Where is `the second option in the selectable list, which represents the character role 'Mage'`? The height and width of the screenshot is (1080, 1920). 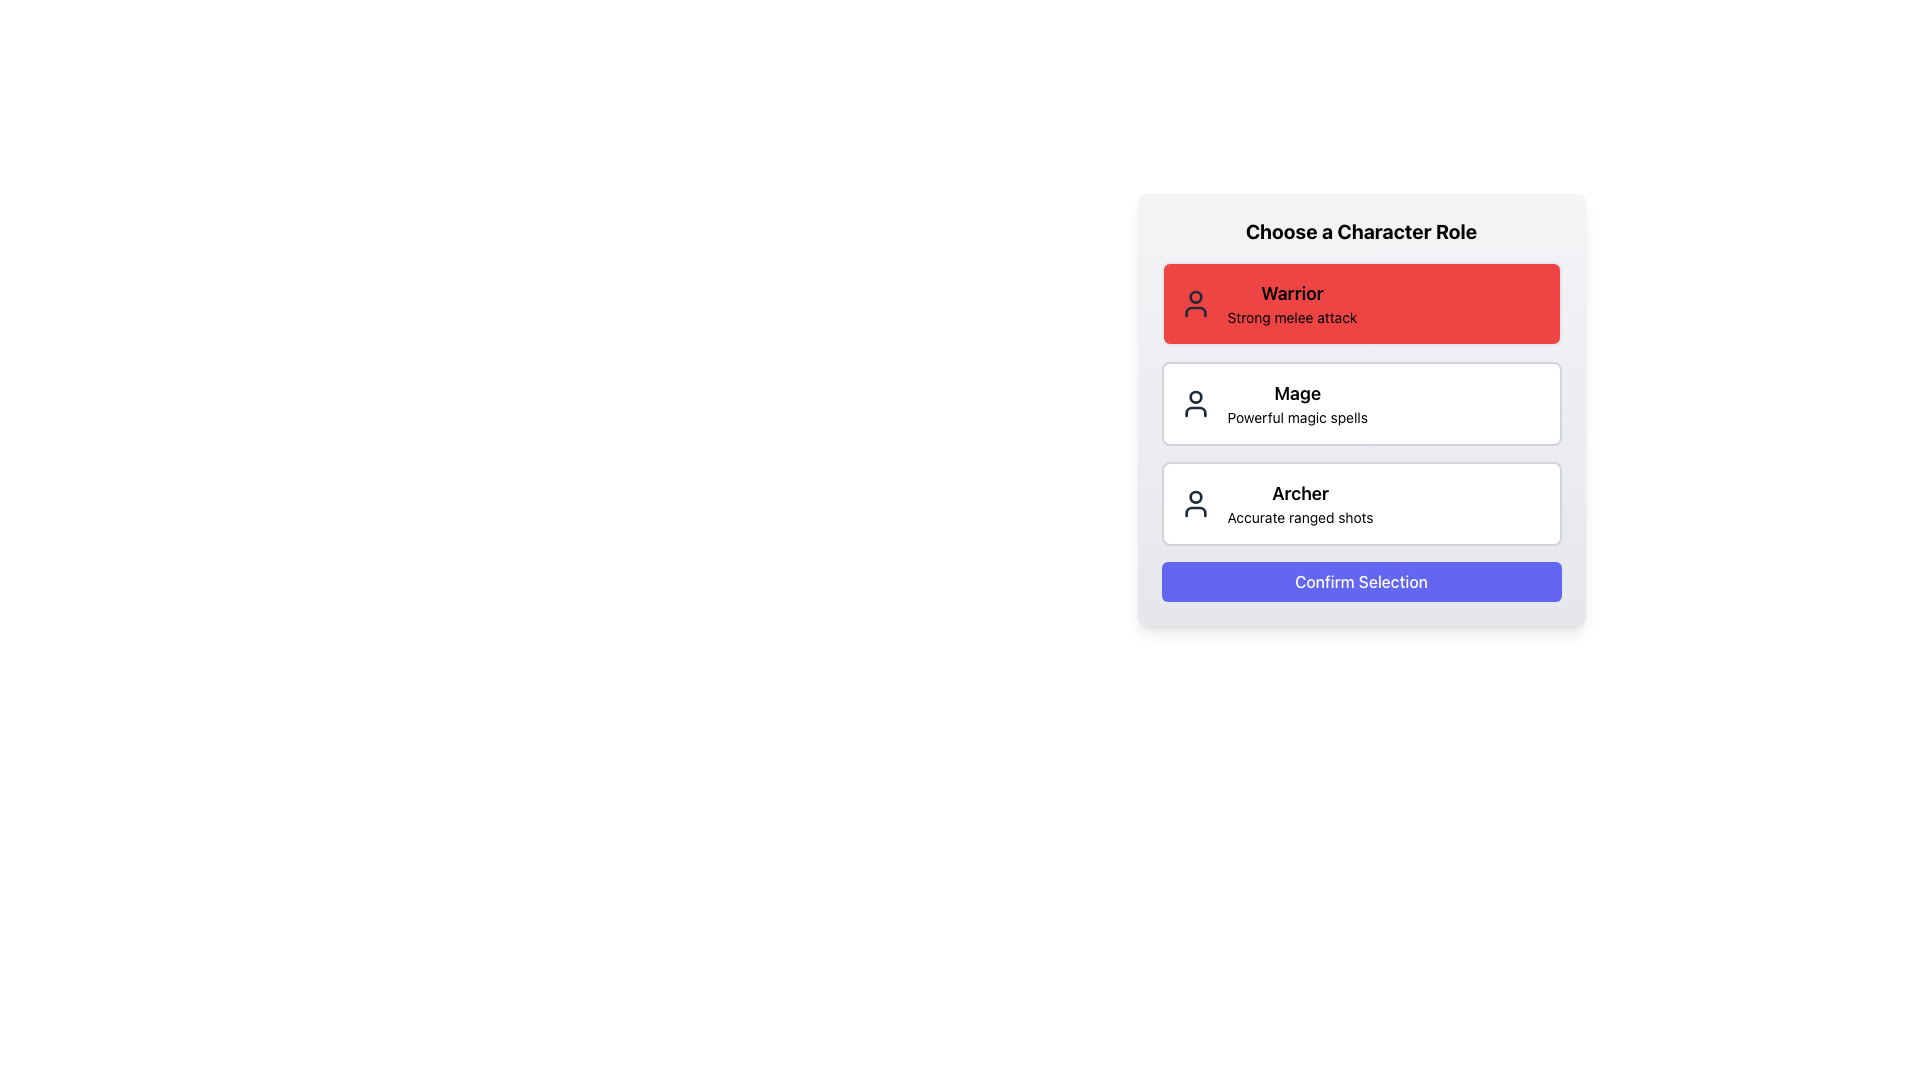 the second option in the selectable list, which represents the character role 'Mage' is located at coordinates (1360, 404).